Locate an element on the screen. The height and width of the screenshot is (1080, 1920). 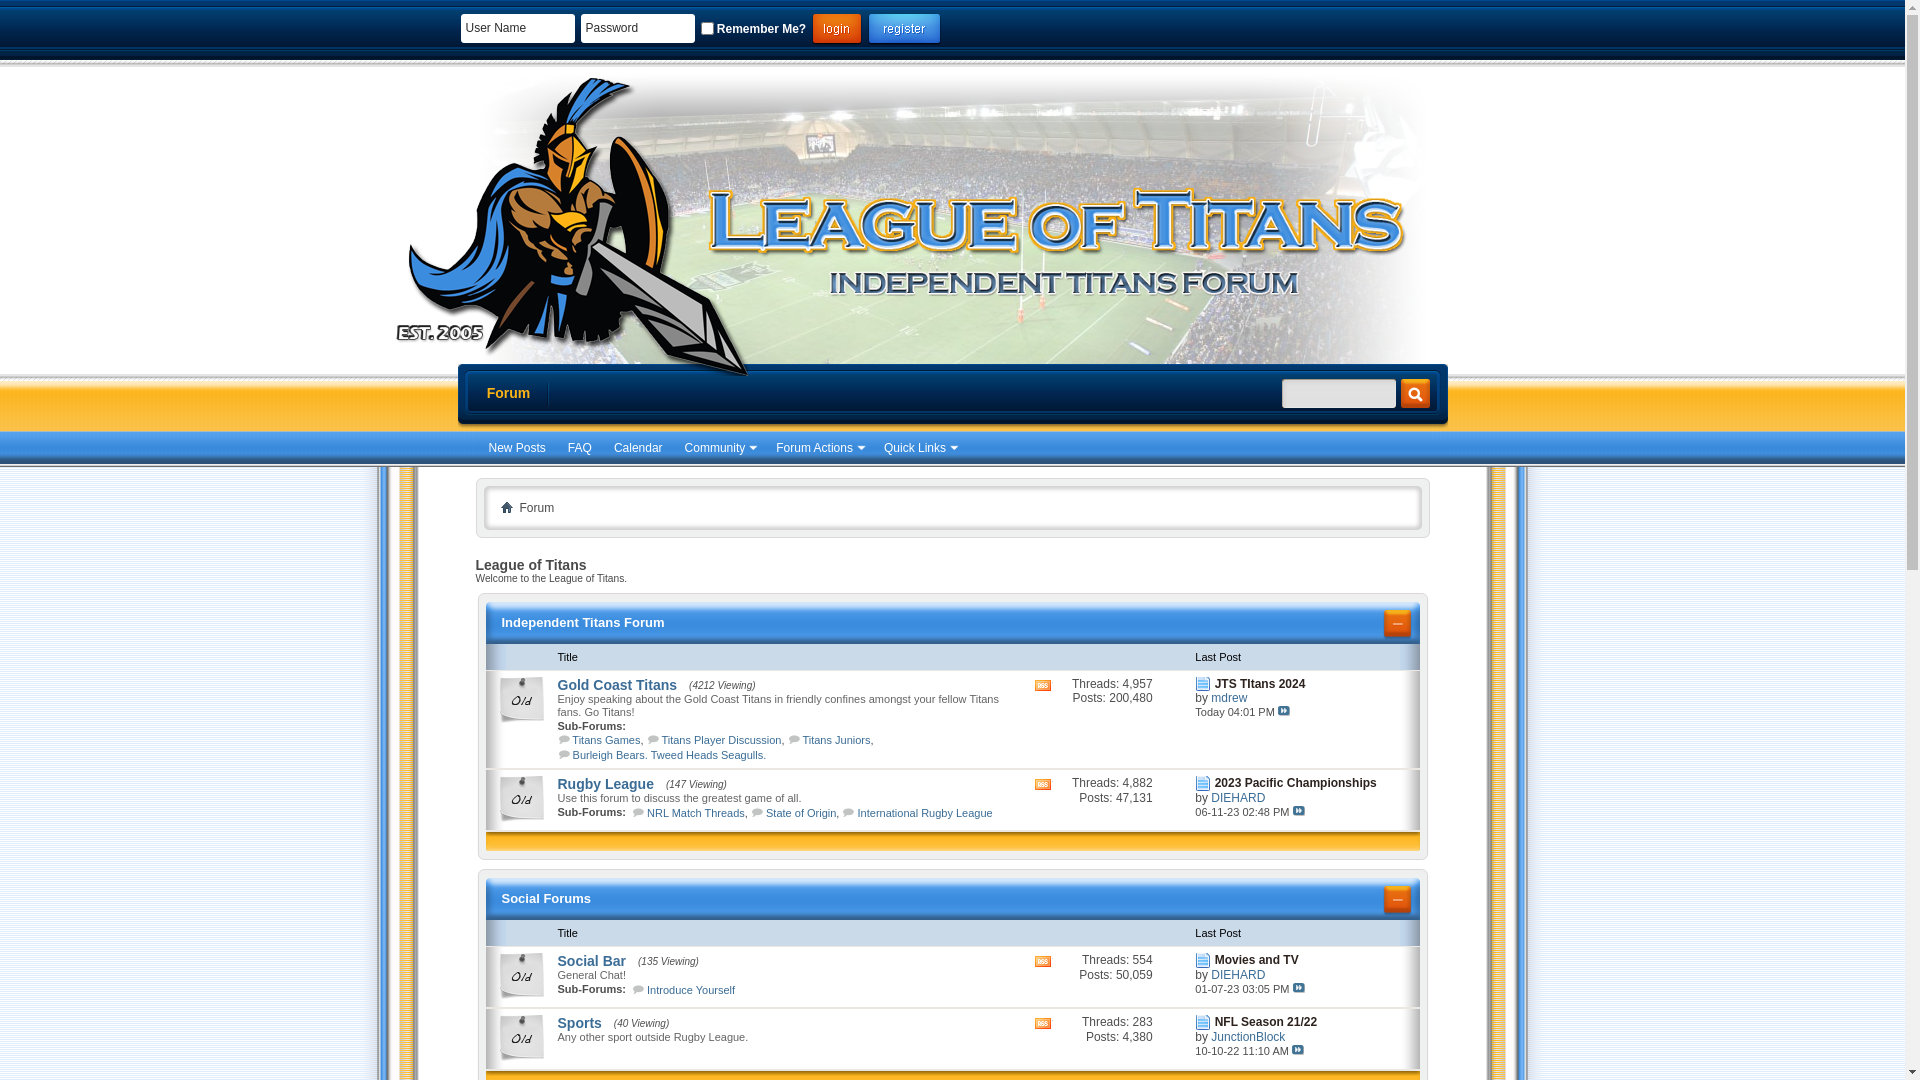
'Titans Games' is located at coordinates (604, 740).